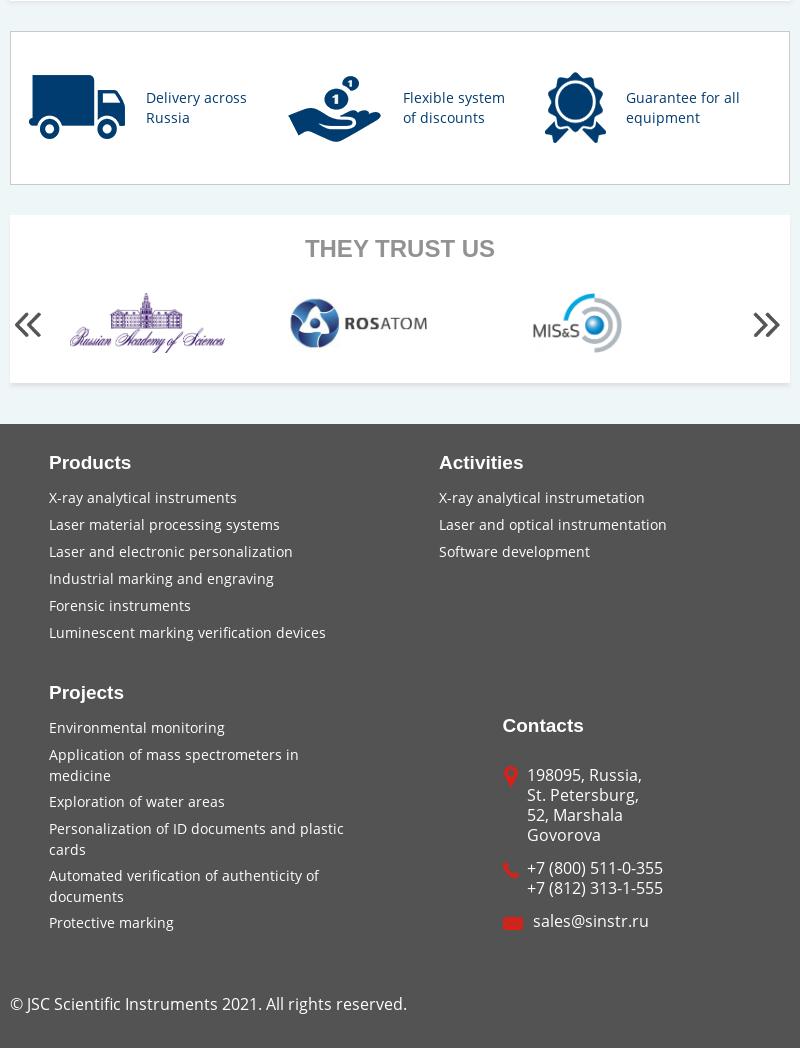 Image resolution: width=800 pixels, height=1048 pixels. I want to click on 'Activities', so click(481, 461).